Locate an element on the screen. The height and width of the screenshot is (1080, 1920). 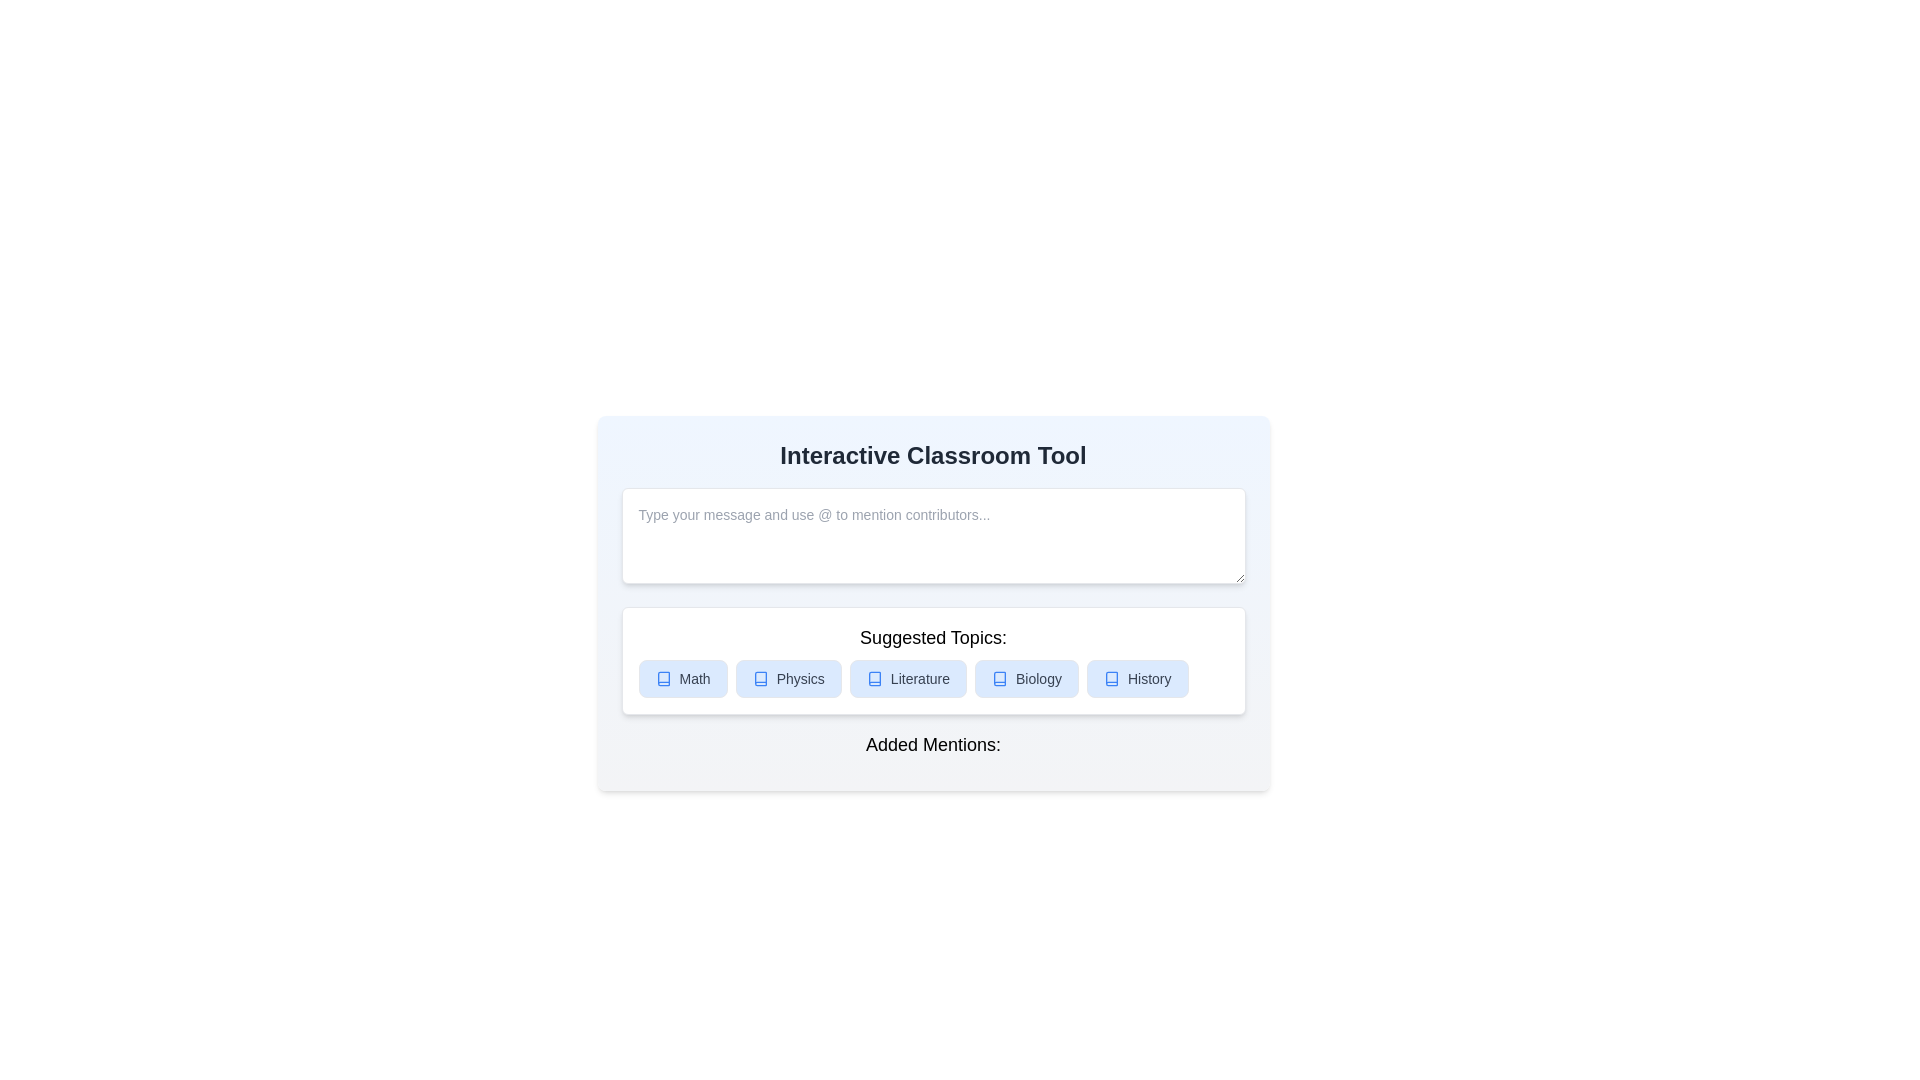
the small book icon with a blue tinted rounded frame located in the middle of the 'Biology' button is located at coordinates (999, 677).